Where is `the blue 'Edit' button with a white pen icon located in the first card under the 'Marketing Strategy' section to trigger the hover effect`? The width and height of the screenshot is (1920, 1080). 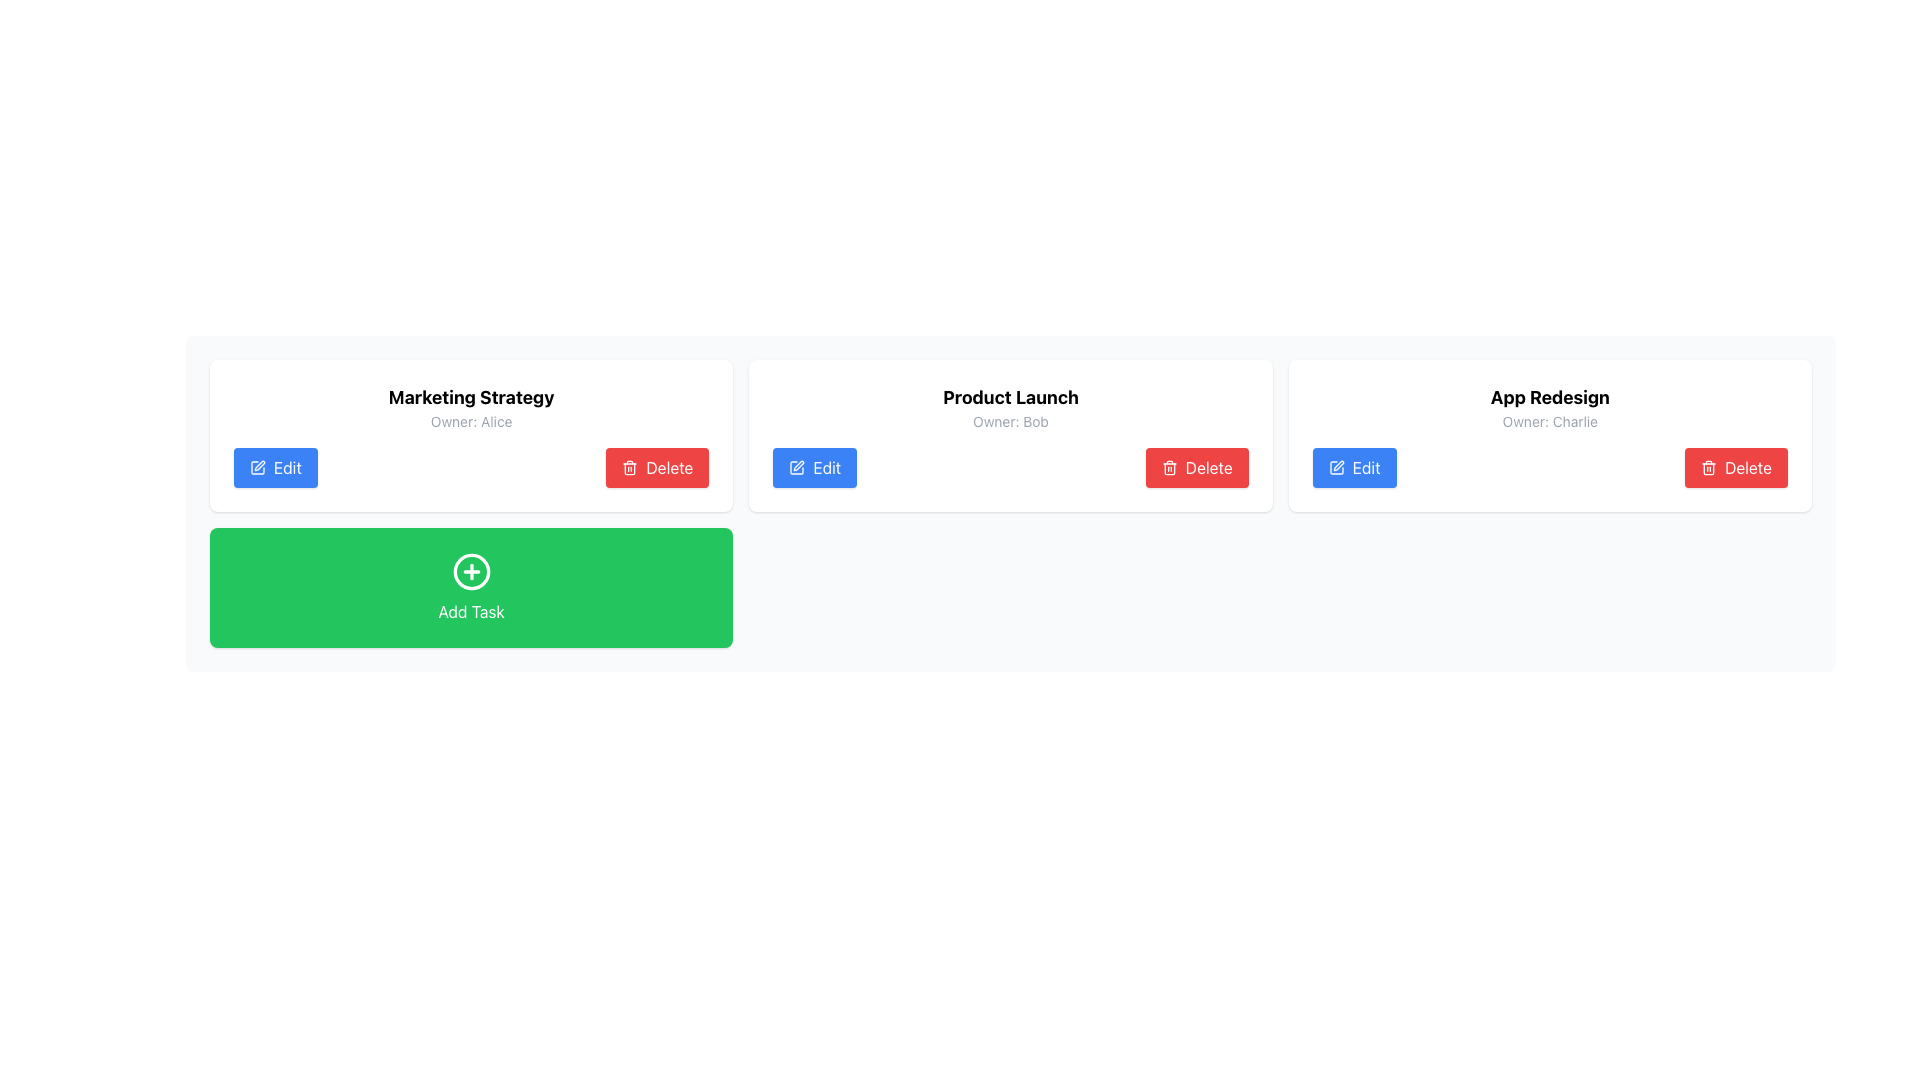
the blue 'Edit' button with a white pen icon located in the first card under the 'Marketing Strategy' section to trigger the hover effect is located at coordinates (274, 467).